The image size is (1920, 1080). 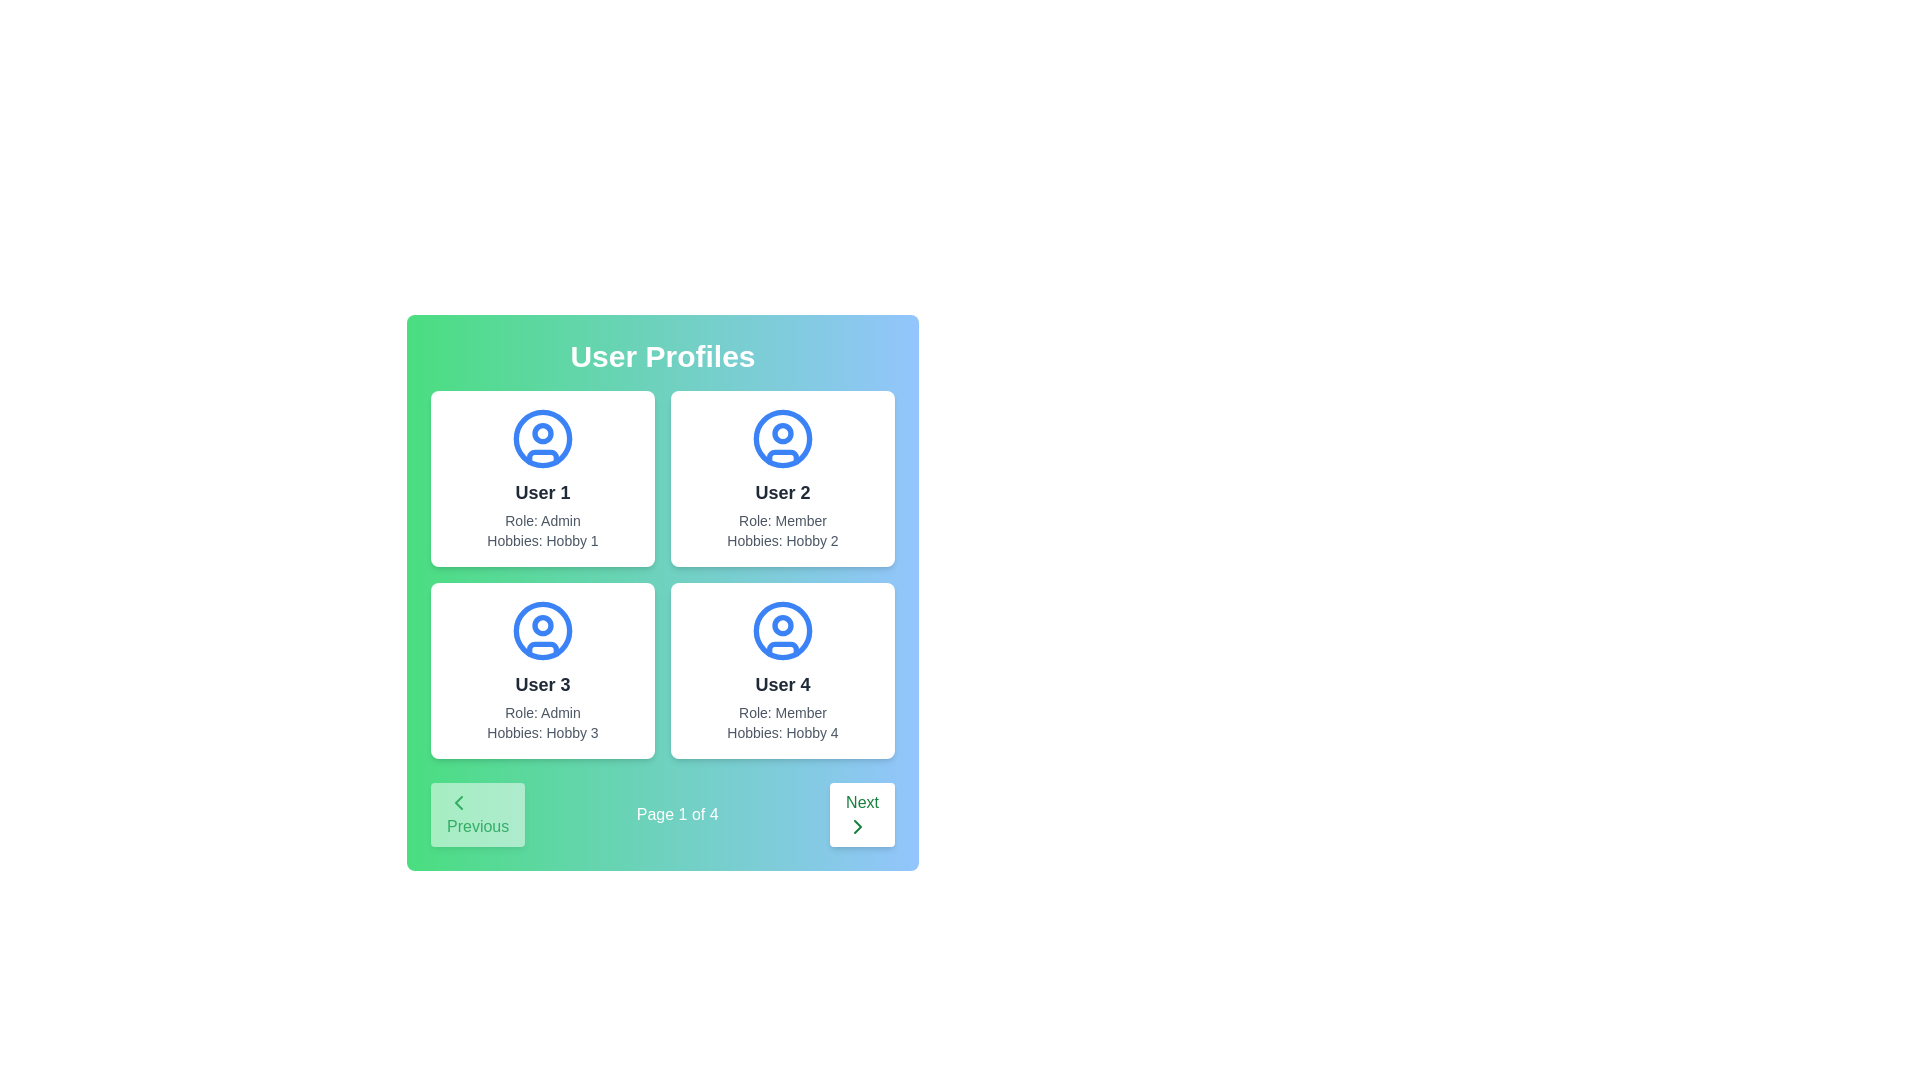 I want to click on the static text displaying the hobbies of 'User 1', located at the bottom of the user profile card, immediately after the 'Role: Admin' text, so click(x=542, y=540).